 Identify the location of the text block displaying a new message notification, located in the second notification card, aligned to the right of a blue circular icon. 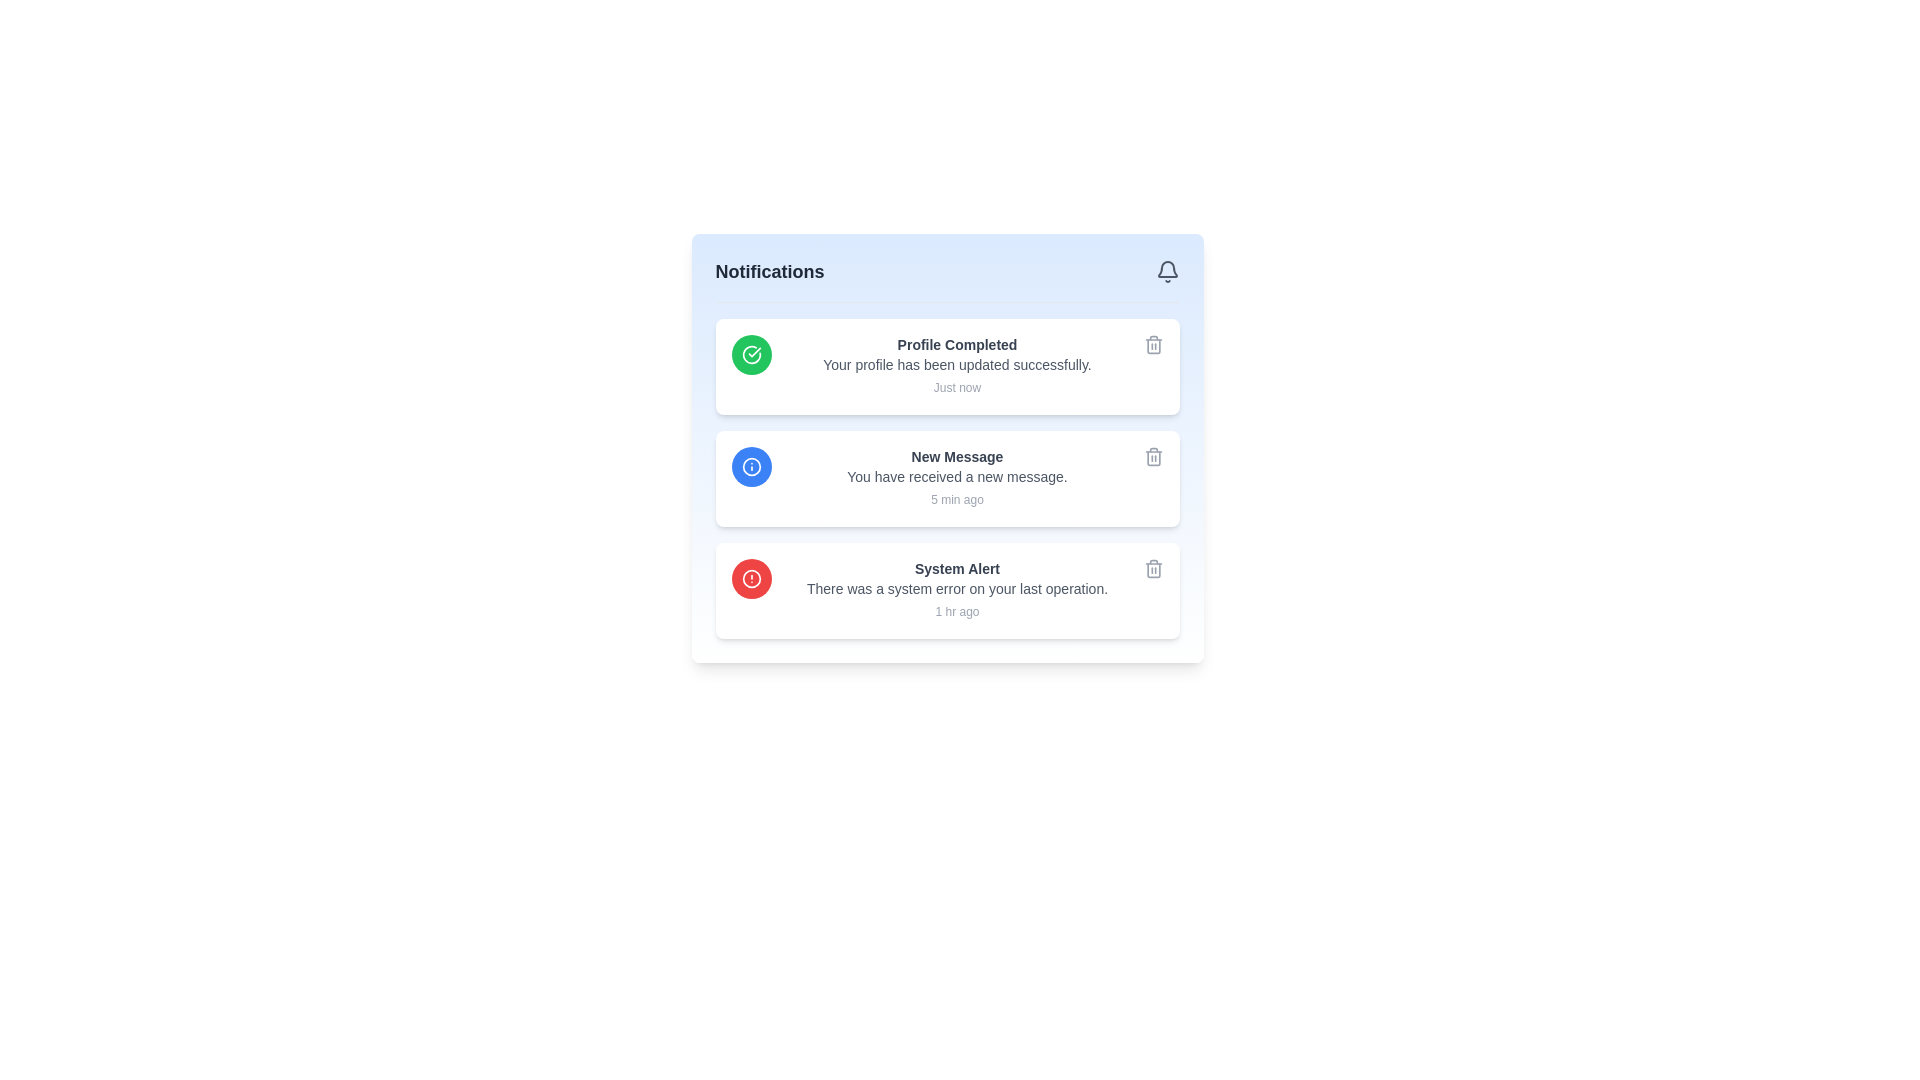
(956, 478).